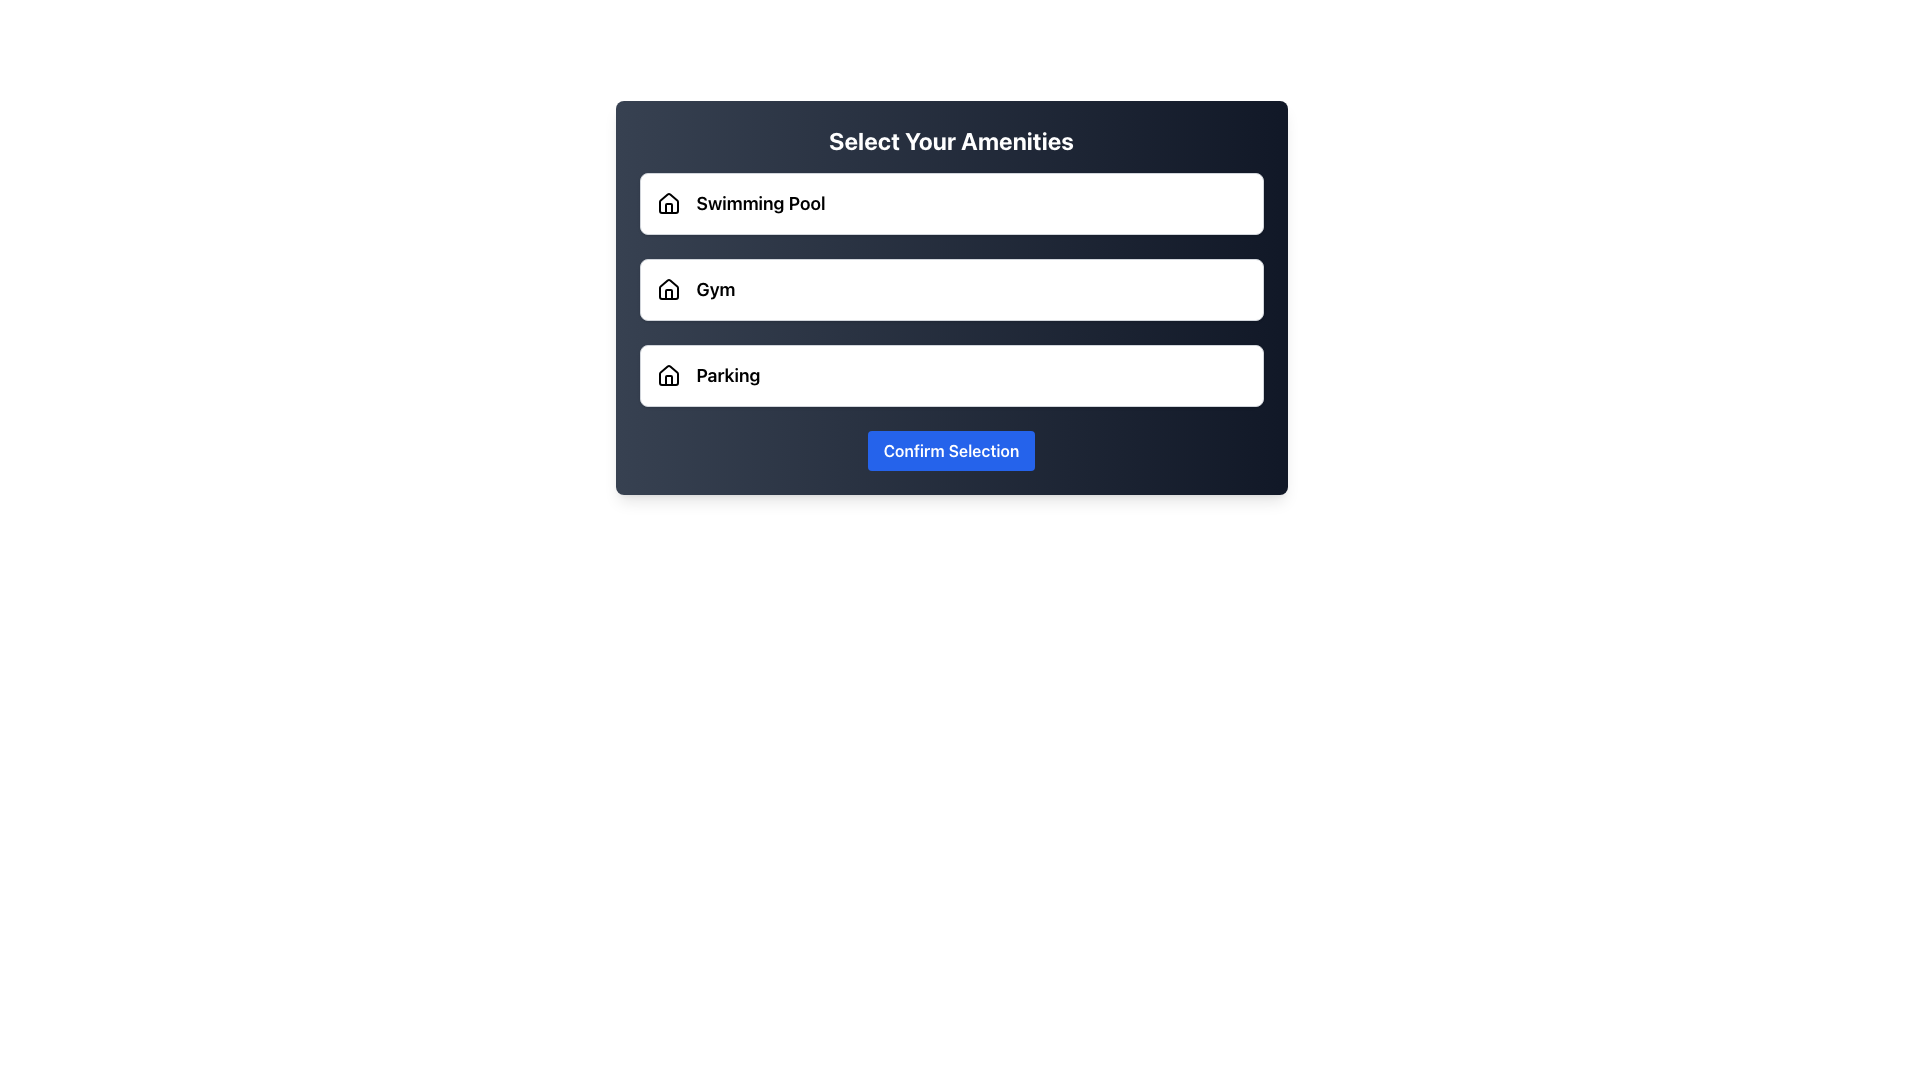 The height and width of the screenshot is (1080, 1920). Describe the element at coordinates (668, 203) in the screenshot. I see `the first house icon representing 'Swimming Pool', located to the left of the text under 'Select Your Amenities'` at that location.